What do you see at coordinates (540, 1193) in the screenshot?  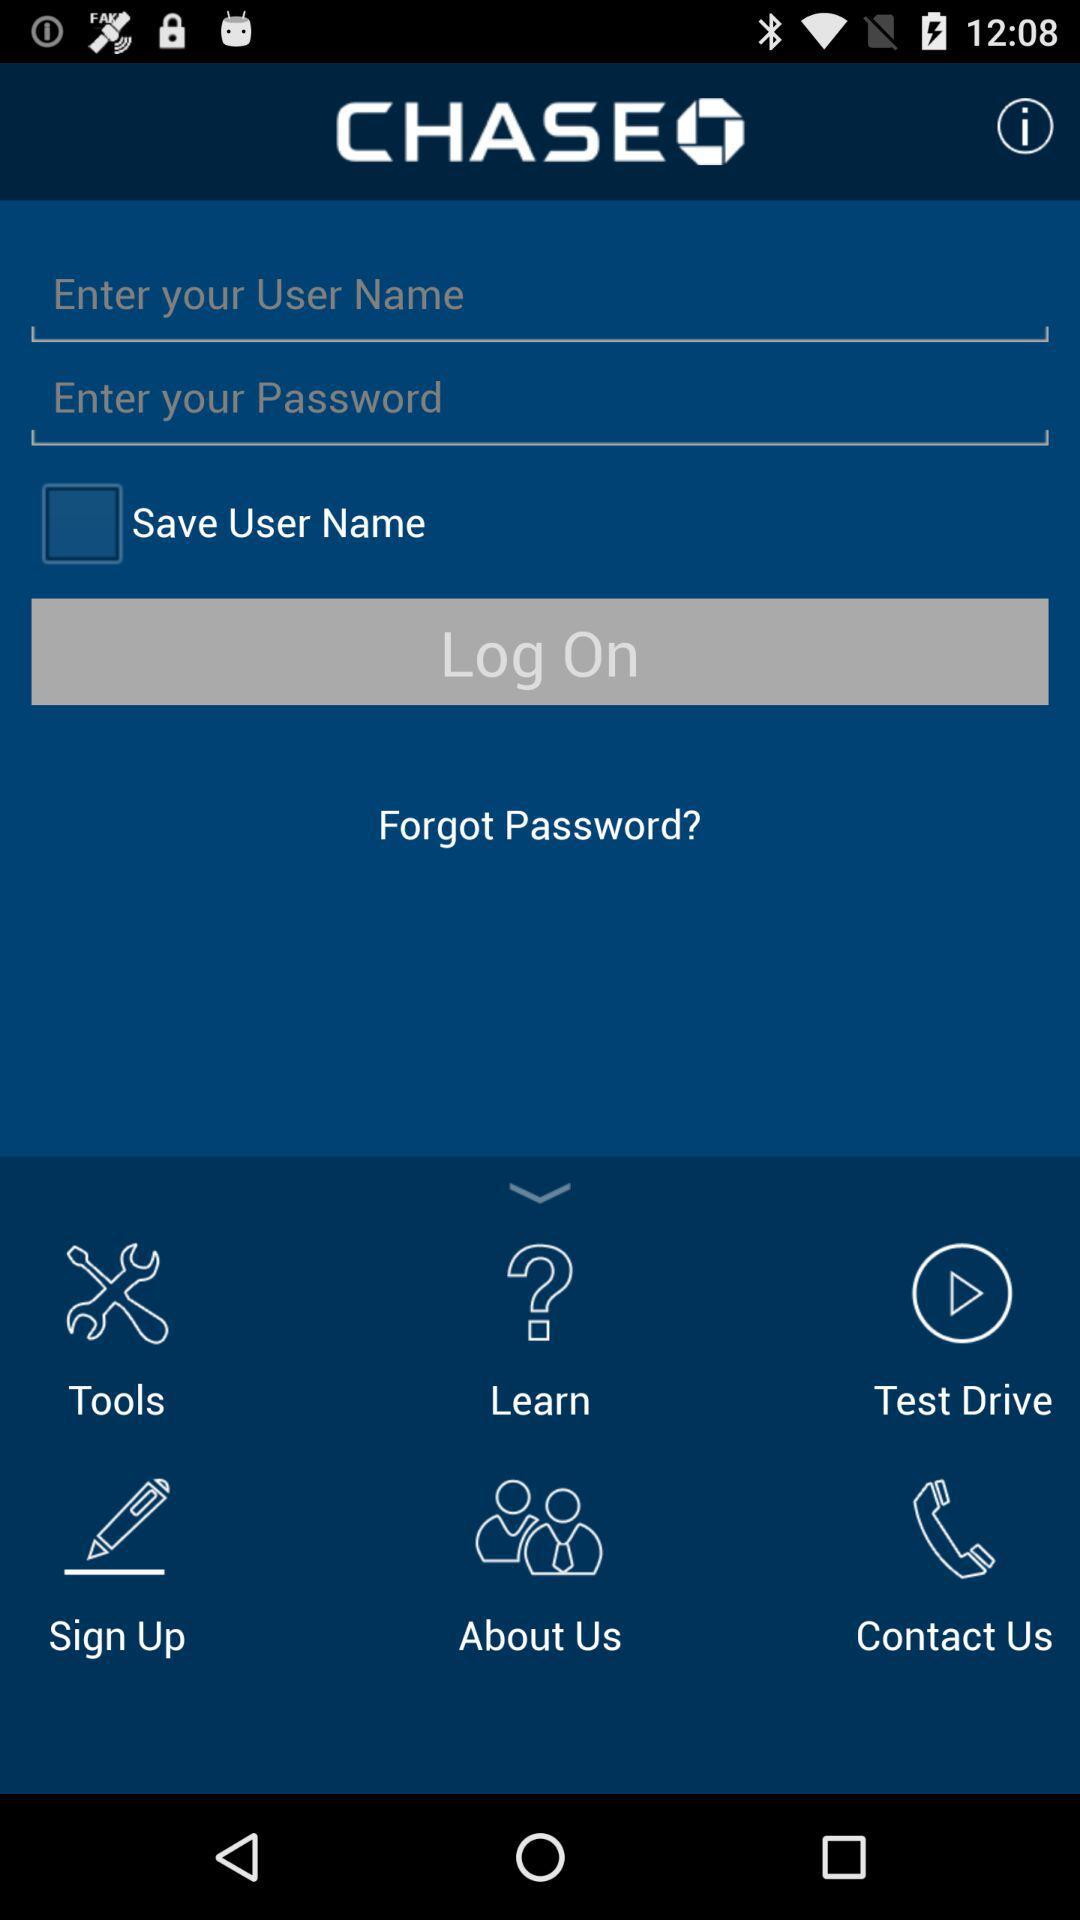 I see `minimize options close options toggle options` at bounding box center [540, 1193].